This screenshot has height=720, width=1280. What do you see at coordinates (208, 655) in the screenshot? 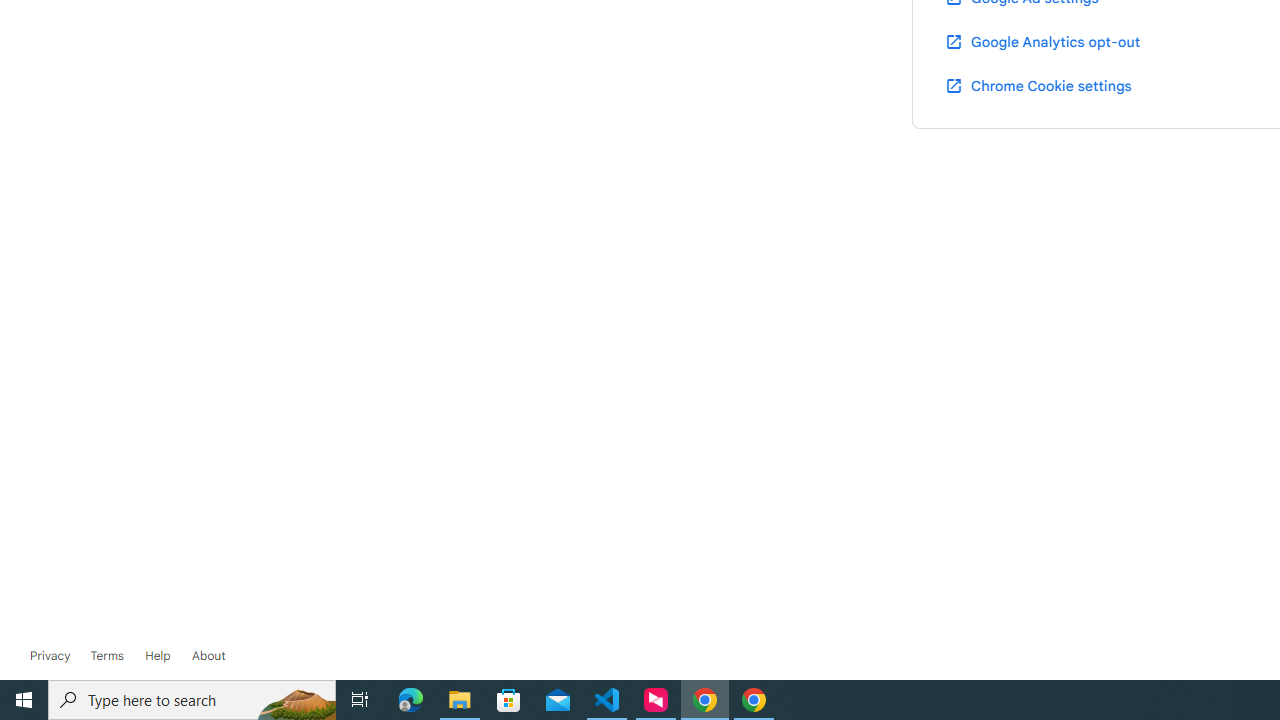
I see `'Learn more about Google Account'` at bounding box center [208, 655].